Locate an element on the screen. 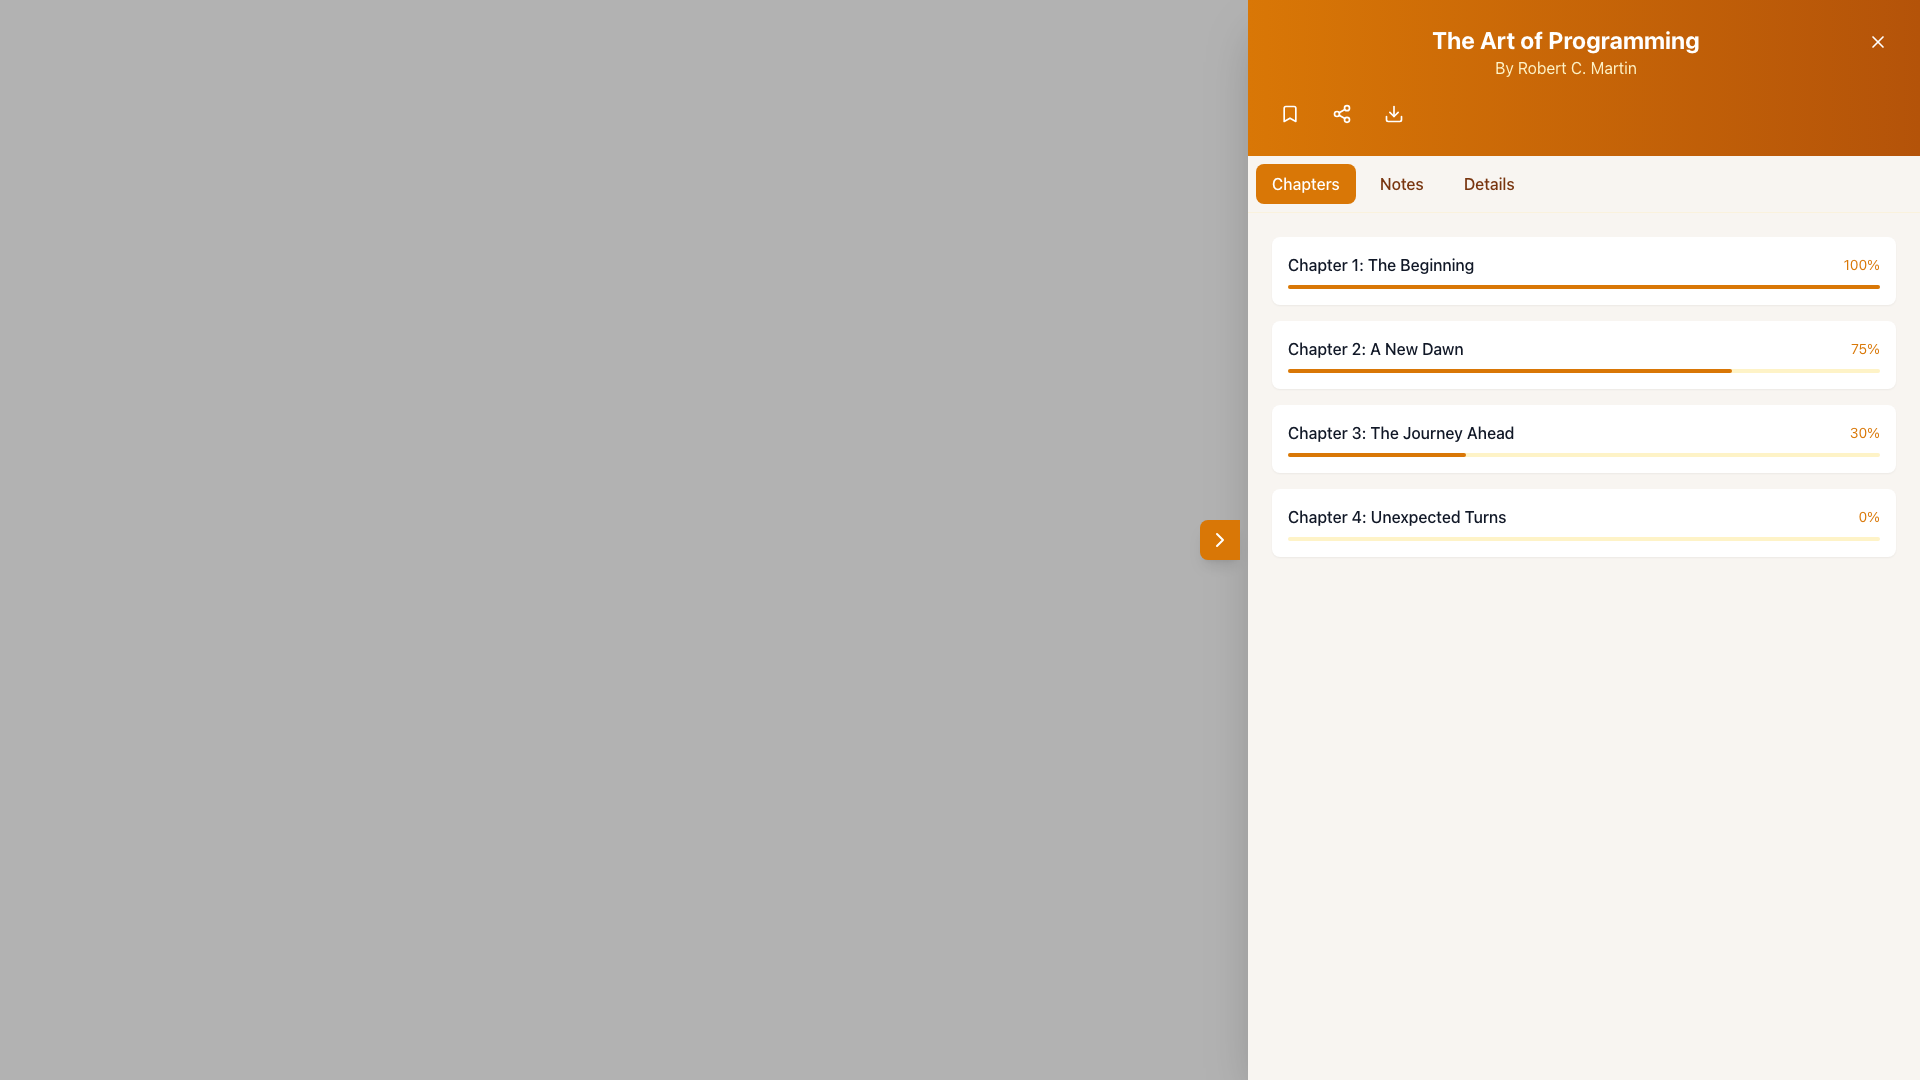 The width and height of the screenshot is (1920, 1080). the round download button with a white arrow pointing downward, located in the top-right corner of the orange header section, to initiate the download is located at coordinates (1392, 114).